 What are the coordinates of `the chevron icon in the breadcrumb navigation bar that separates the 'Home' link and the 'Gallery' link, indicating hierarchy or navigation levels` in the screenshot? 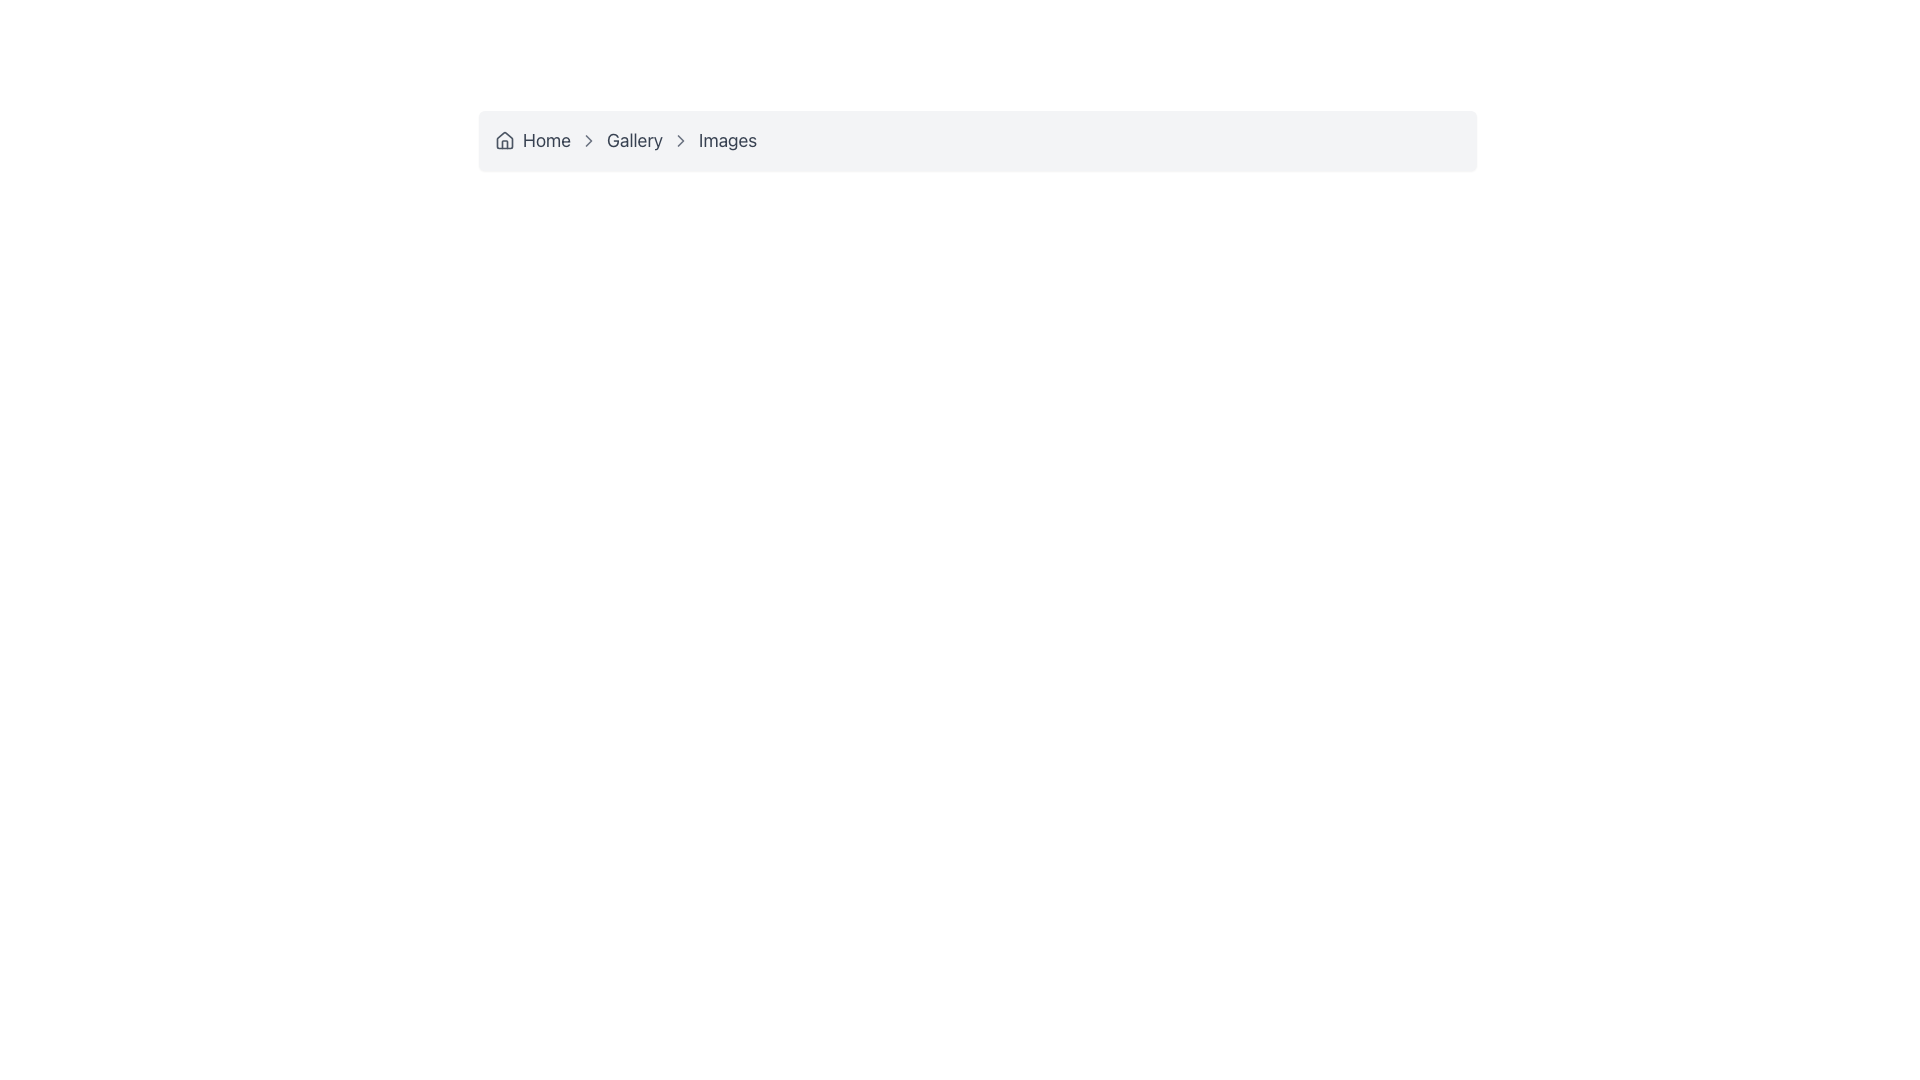 It's located at (588, 140).